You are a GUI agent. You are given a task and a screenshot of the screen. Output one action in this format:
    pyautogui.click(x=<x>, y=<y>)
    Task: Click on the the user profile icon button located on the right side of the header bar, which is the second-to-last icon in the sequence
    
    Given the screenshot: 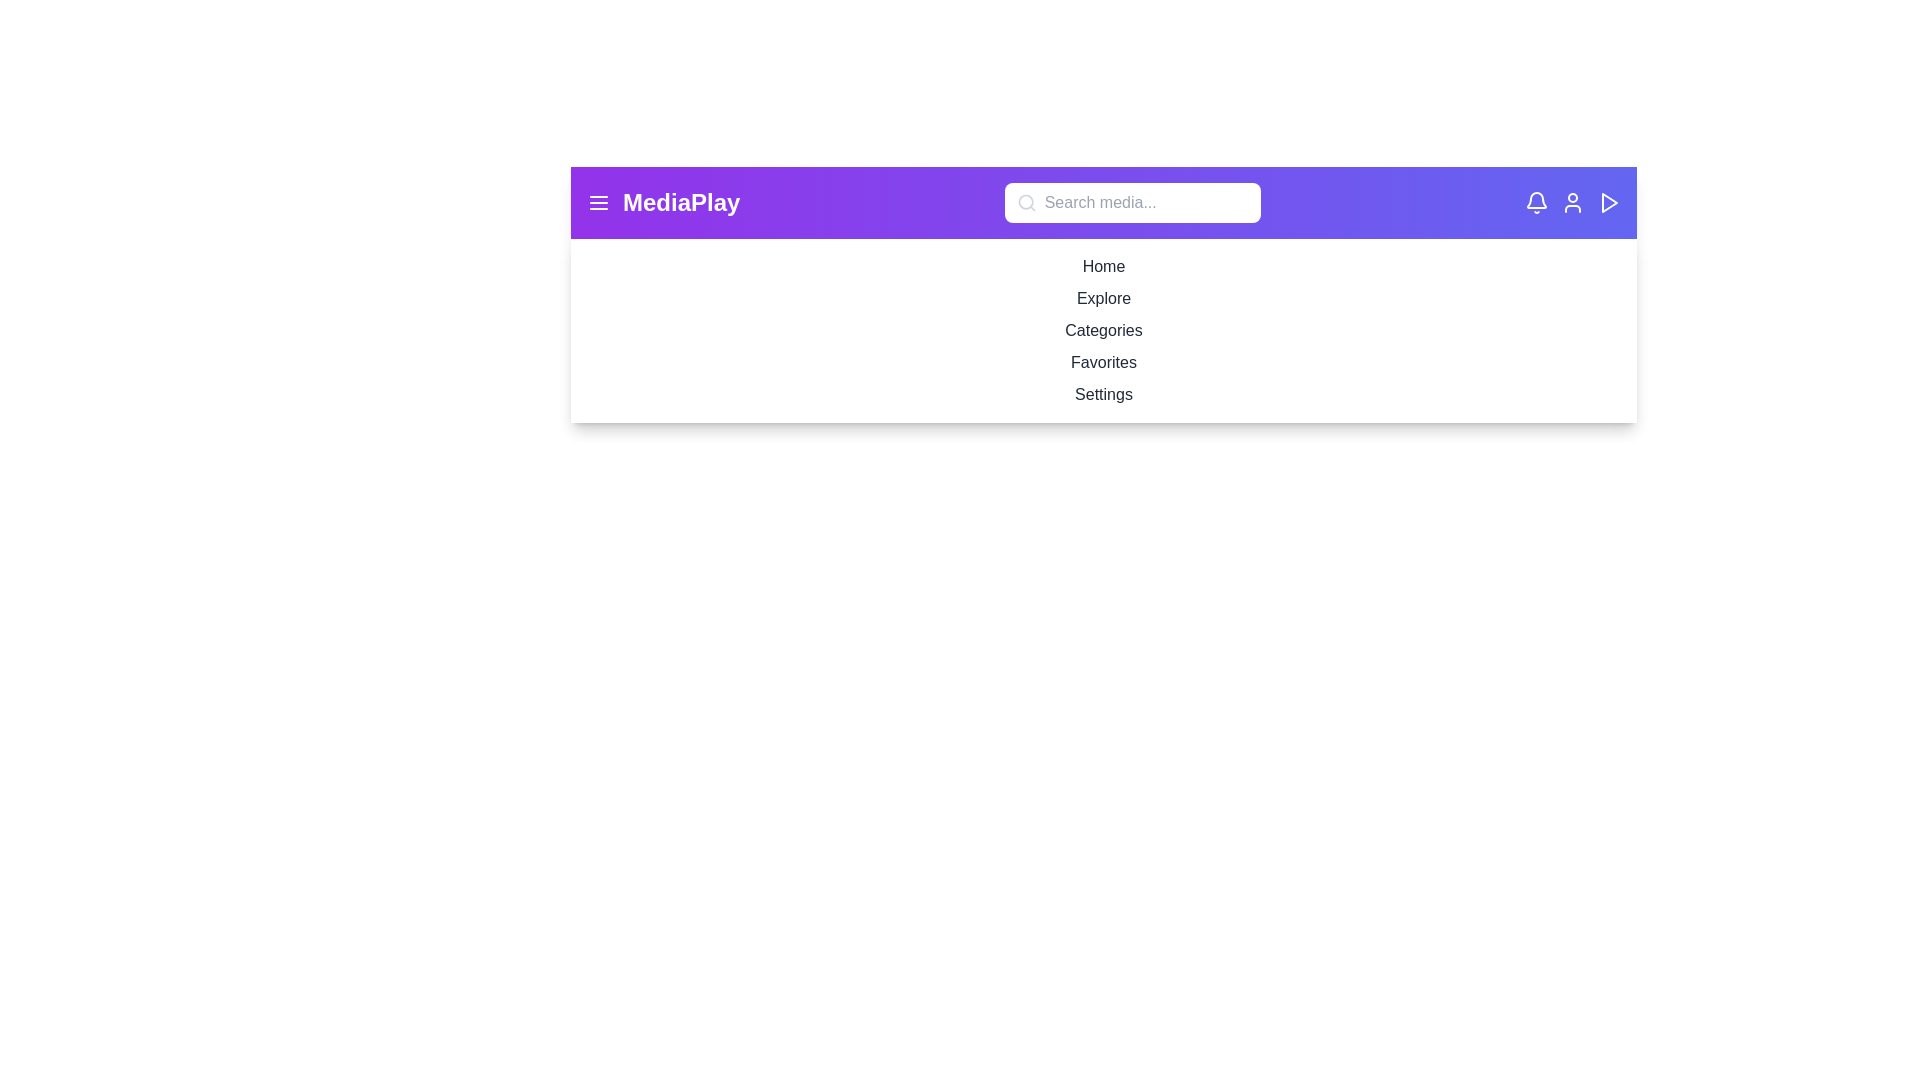 What is the action you would take?
    pyautogui.click(x=1572, y=203)
    